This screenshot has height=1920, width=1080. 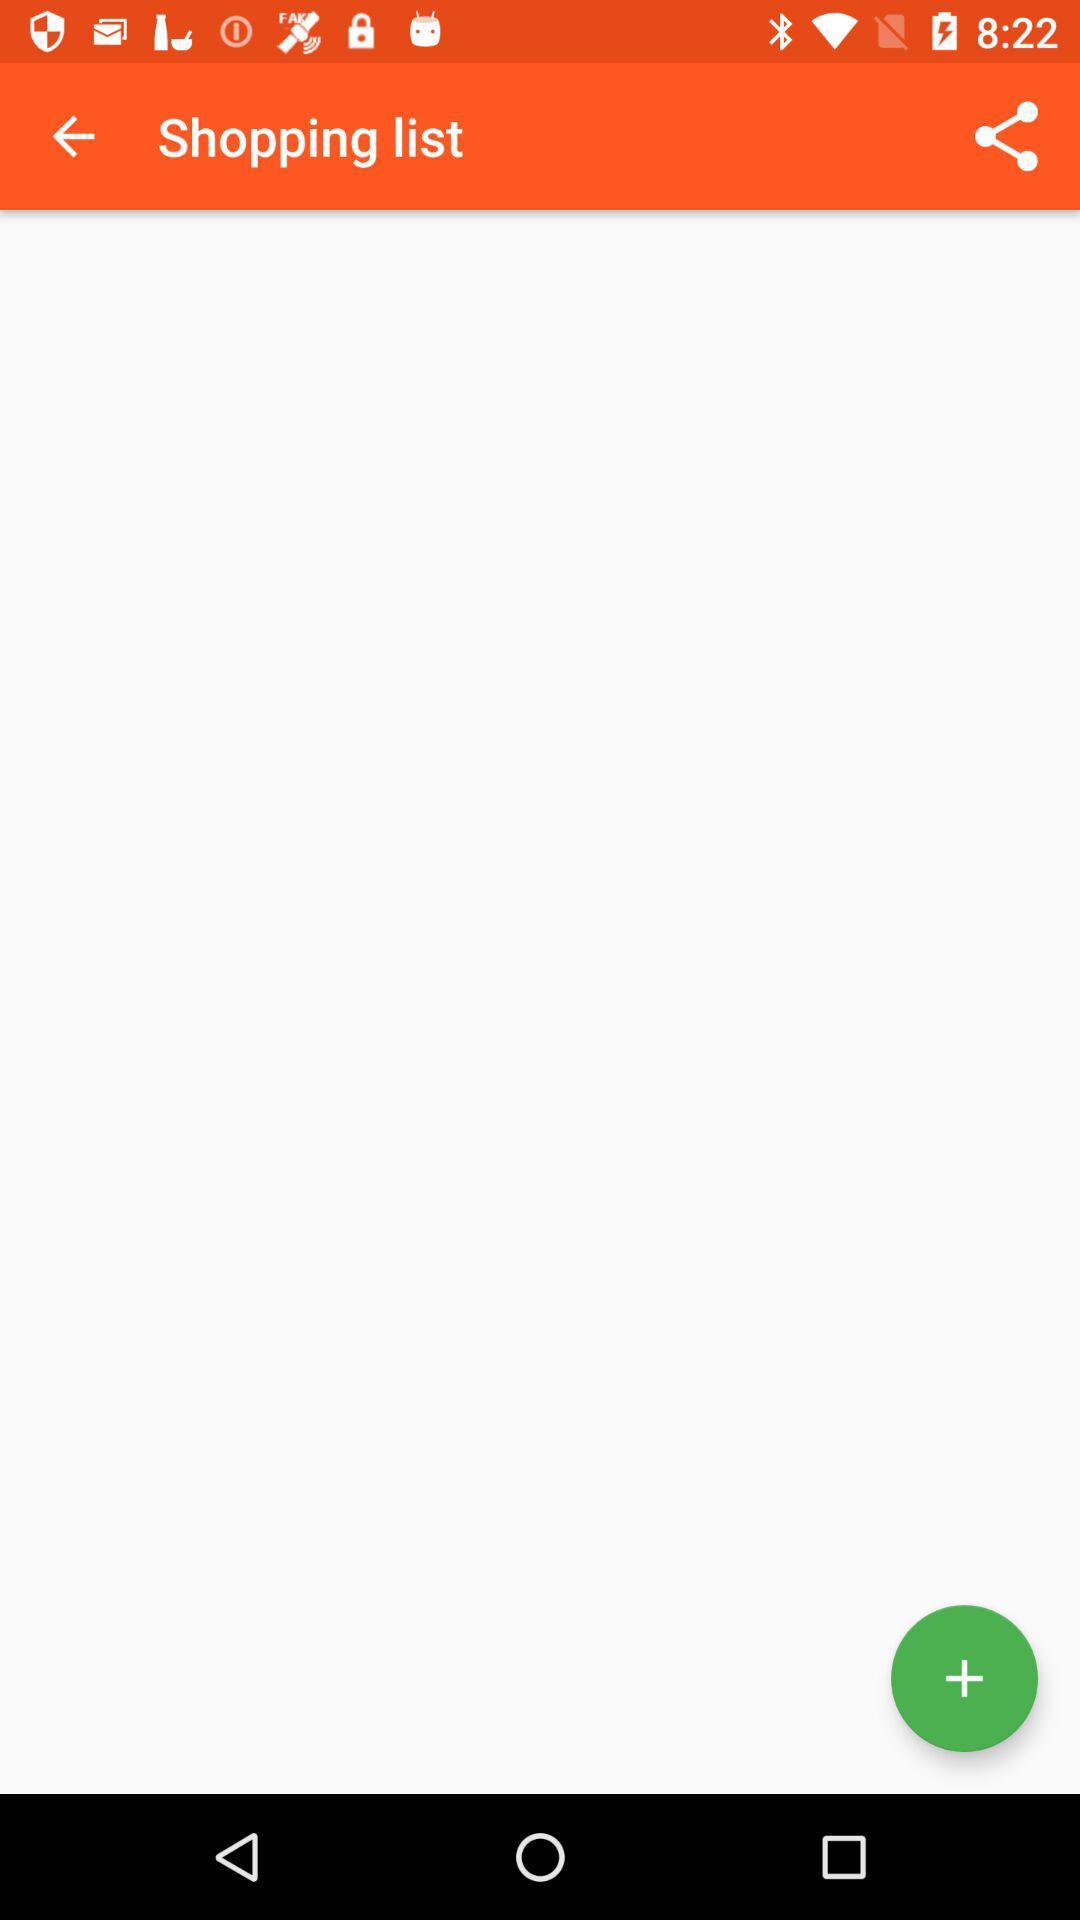 What do you see at coordinates (1006, 135) in the screenshot?
I see `item to the right of the shopping list item` at bounding box center [1006, 135].